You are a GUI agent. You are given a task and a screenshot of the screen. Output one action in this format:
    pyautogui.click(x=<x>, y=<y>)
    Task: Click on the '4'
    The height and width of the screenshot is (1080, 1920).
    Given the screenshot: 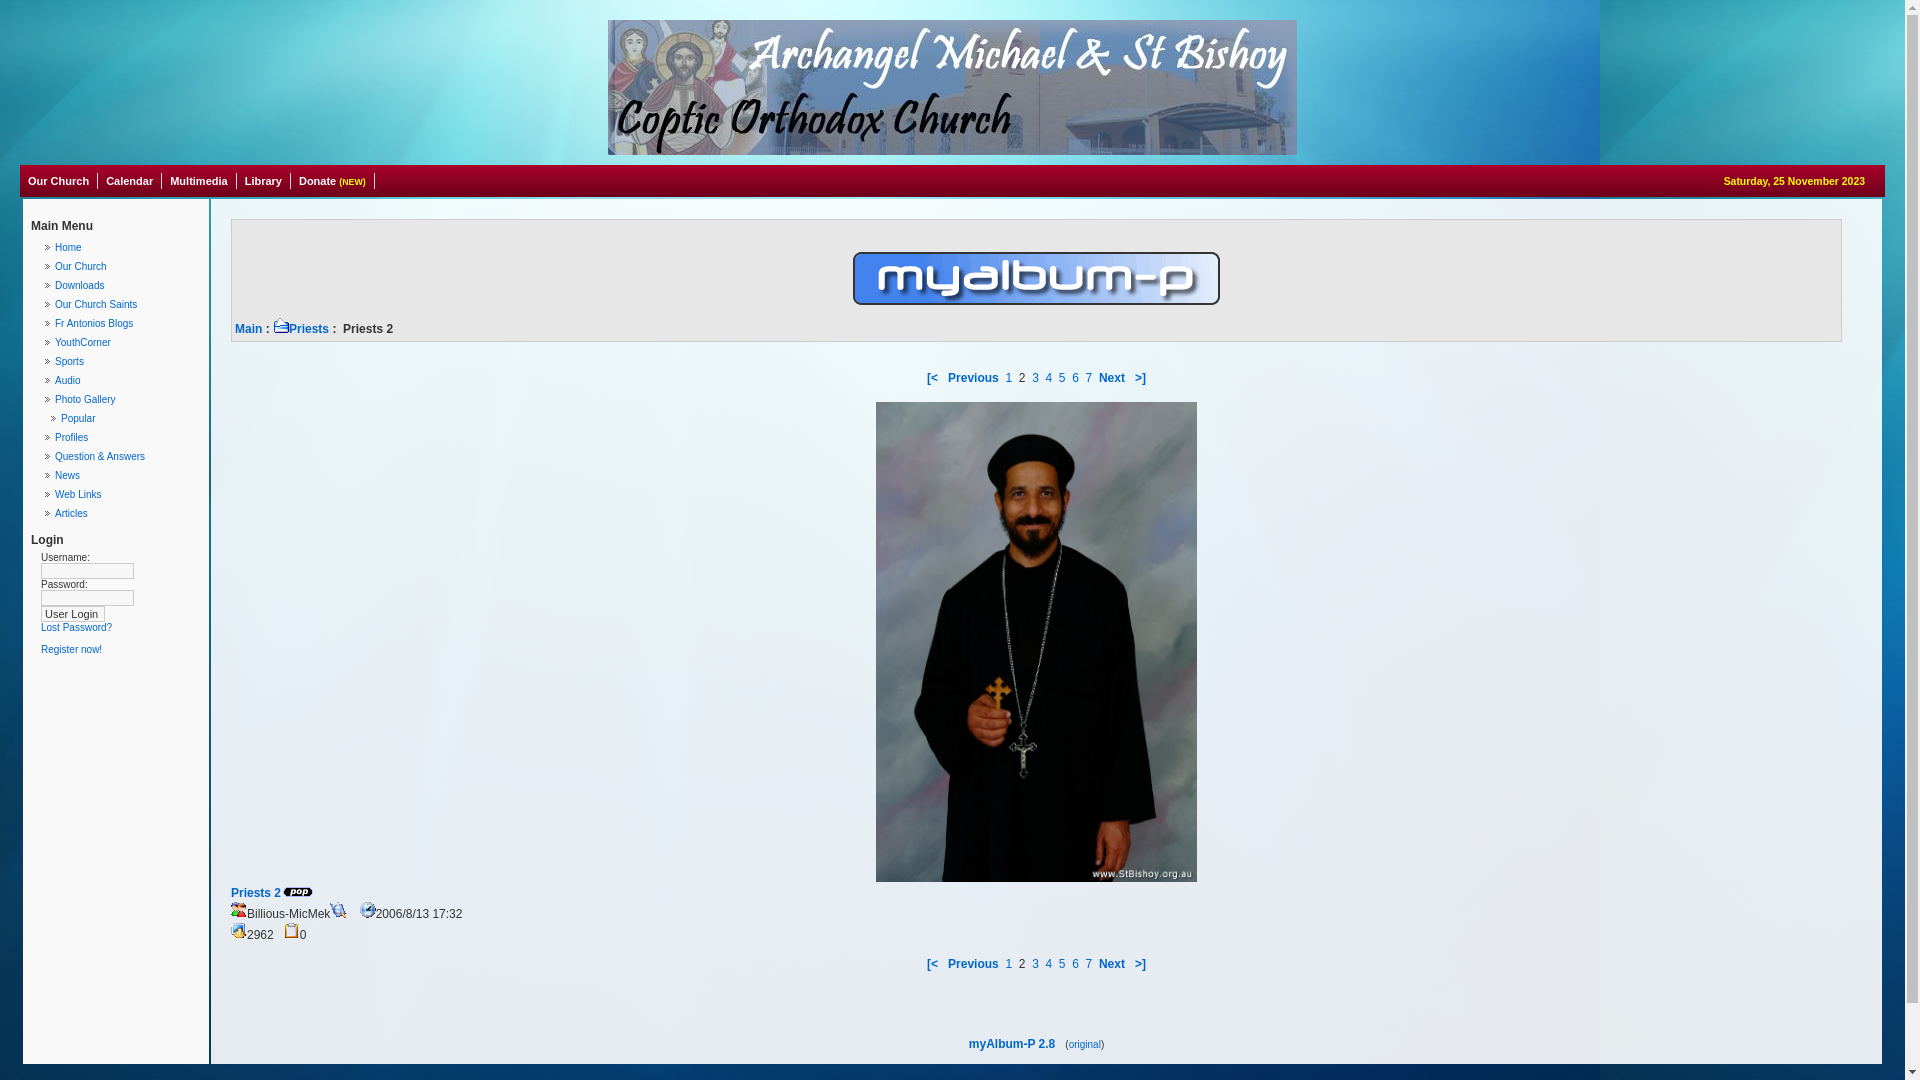 What is the action you would take?
    pyautogui.click(x=1047, y=963)
    